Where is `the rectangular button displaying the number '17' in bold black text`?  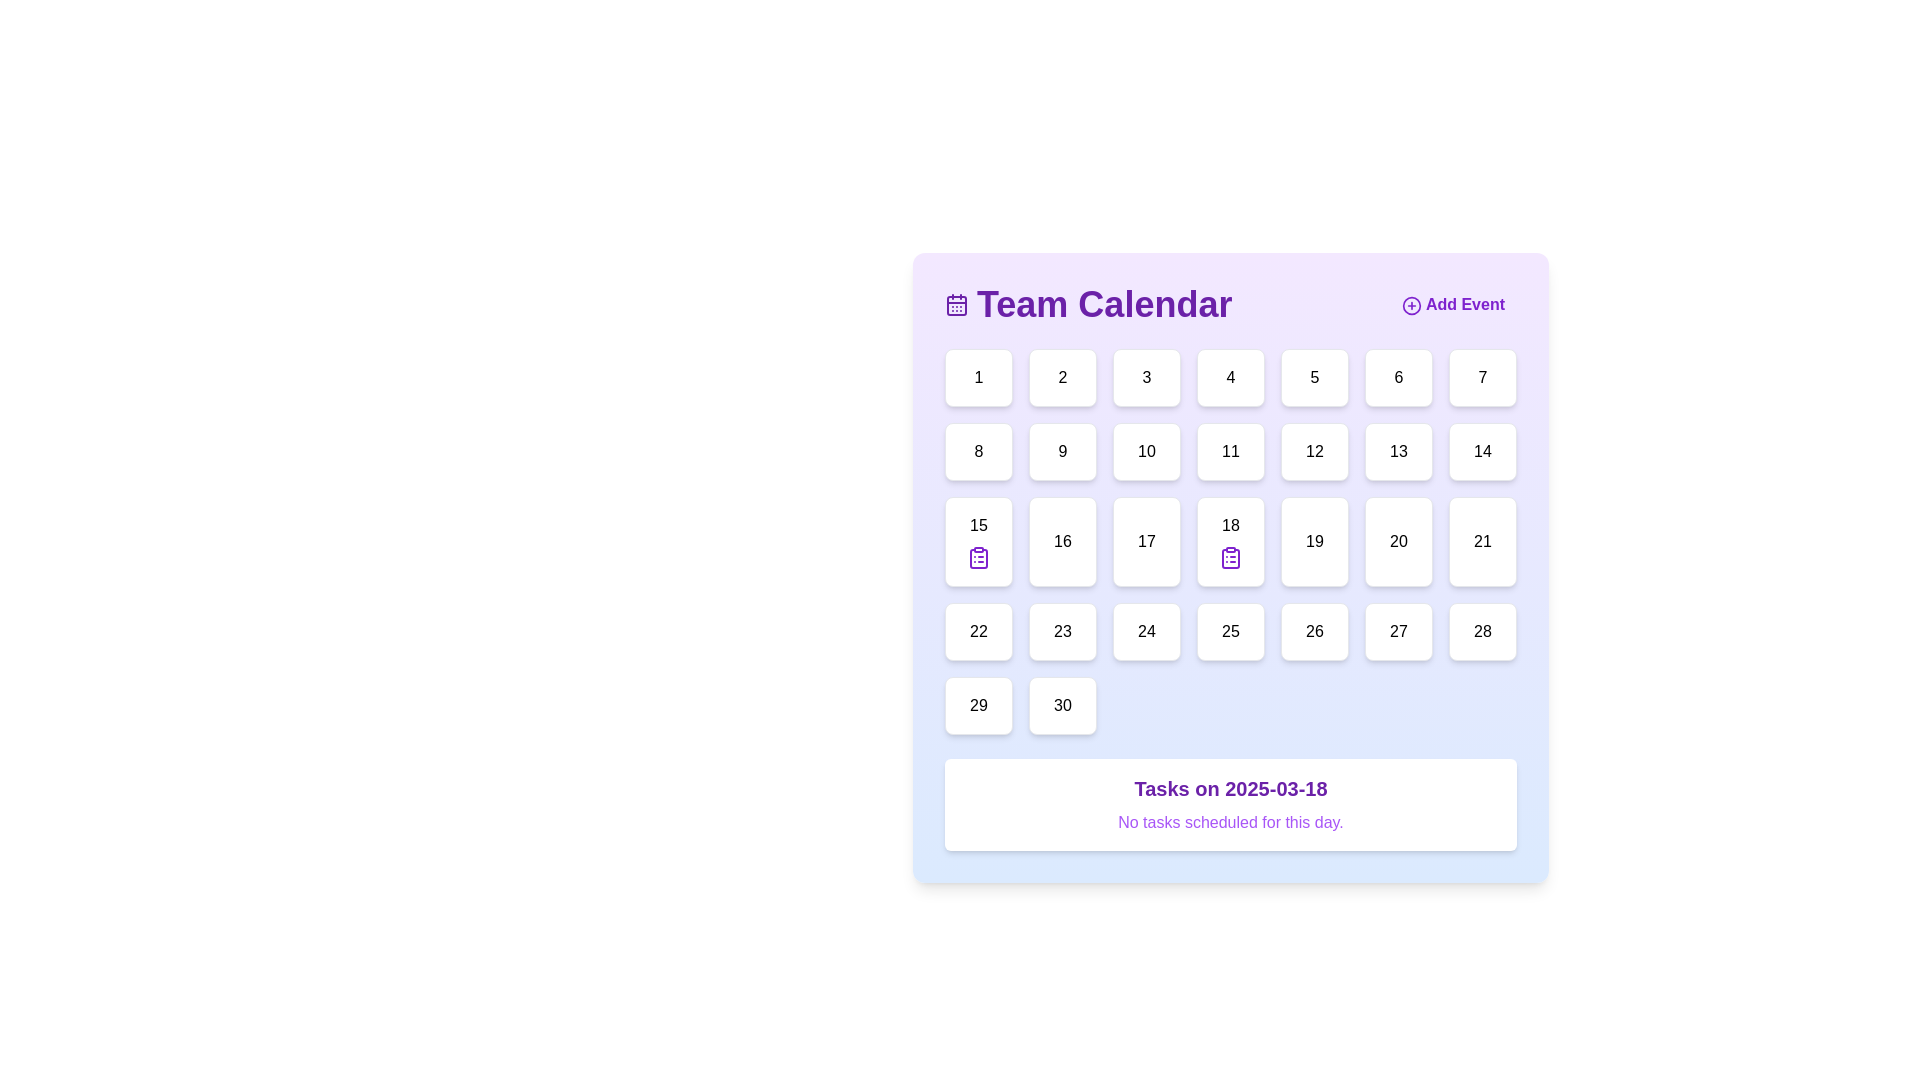
the rectangular button displaying the number '17' in bold black text is located at coordinates (1147, 542).